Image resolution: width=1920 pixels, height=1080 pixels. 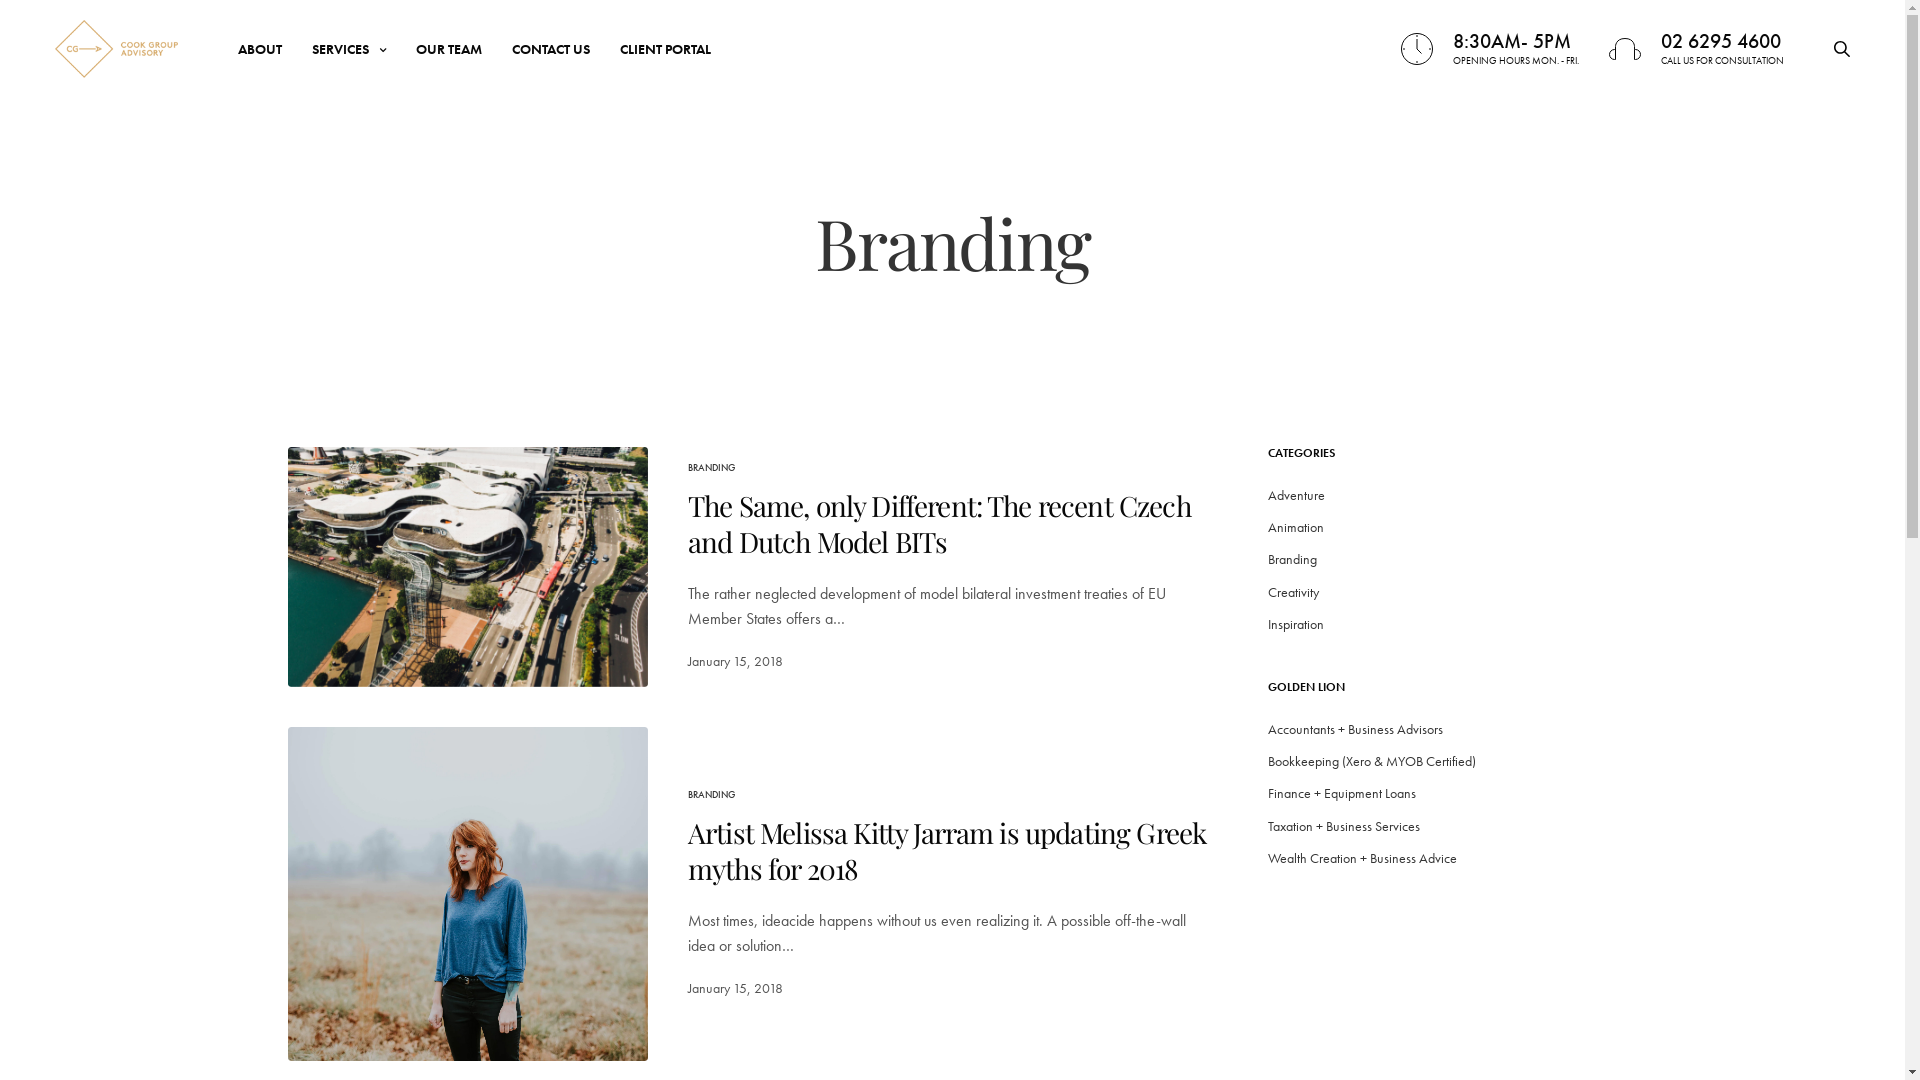 What do you see at coordinates (54, 48) in the screenshot?
I see `'Cook Group Advisory'` at bounding box center [54, 48].